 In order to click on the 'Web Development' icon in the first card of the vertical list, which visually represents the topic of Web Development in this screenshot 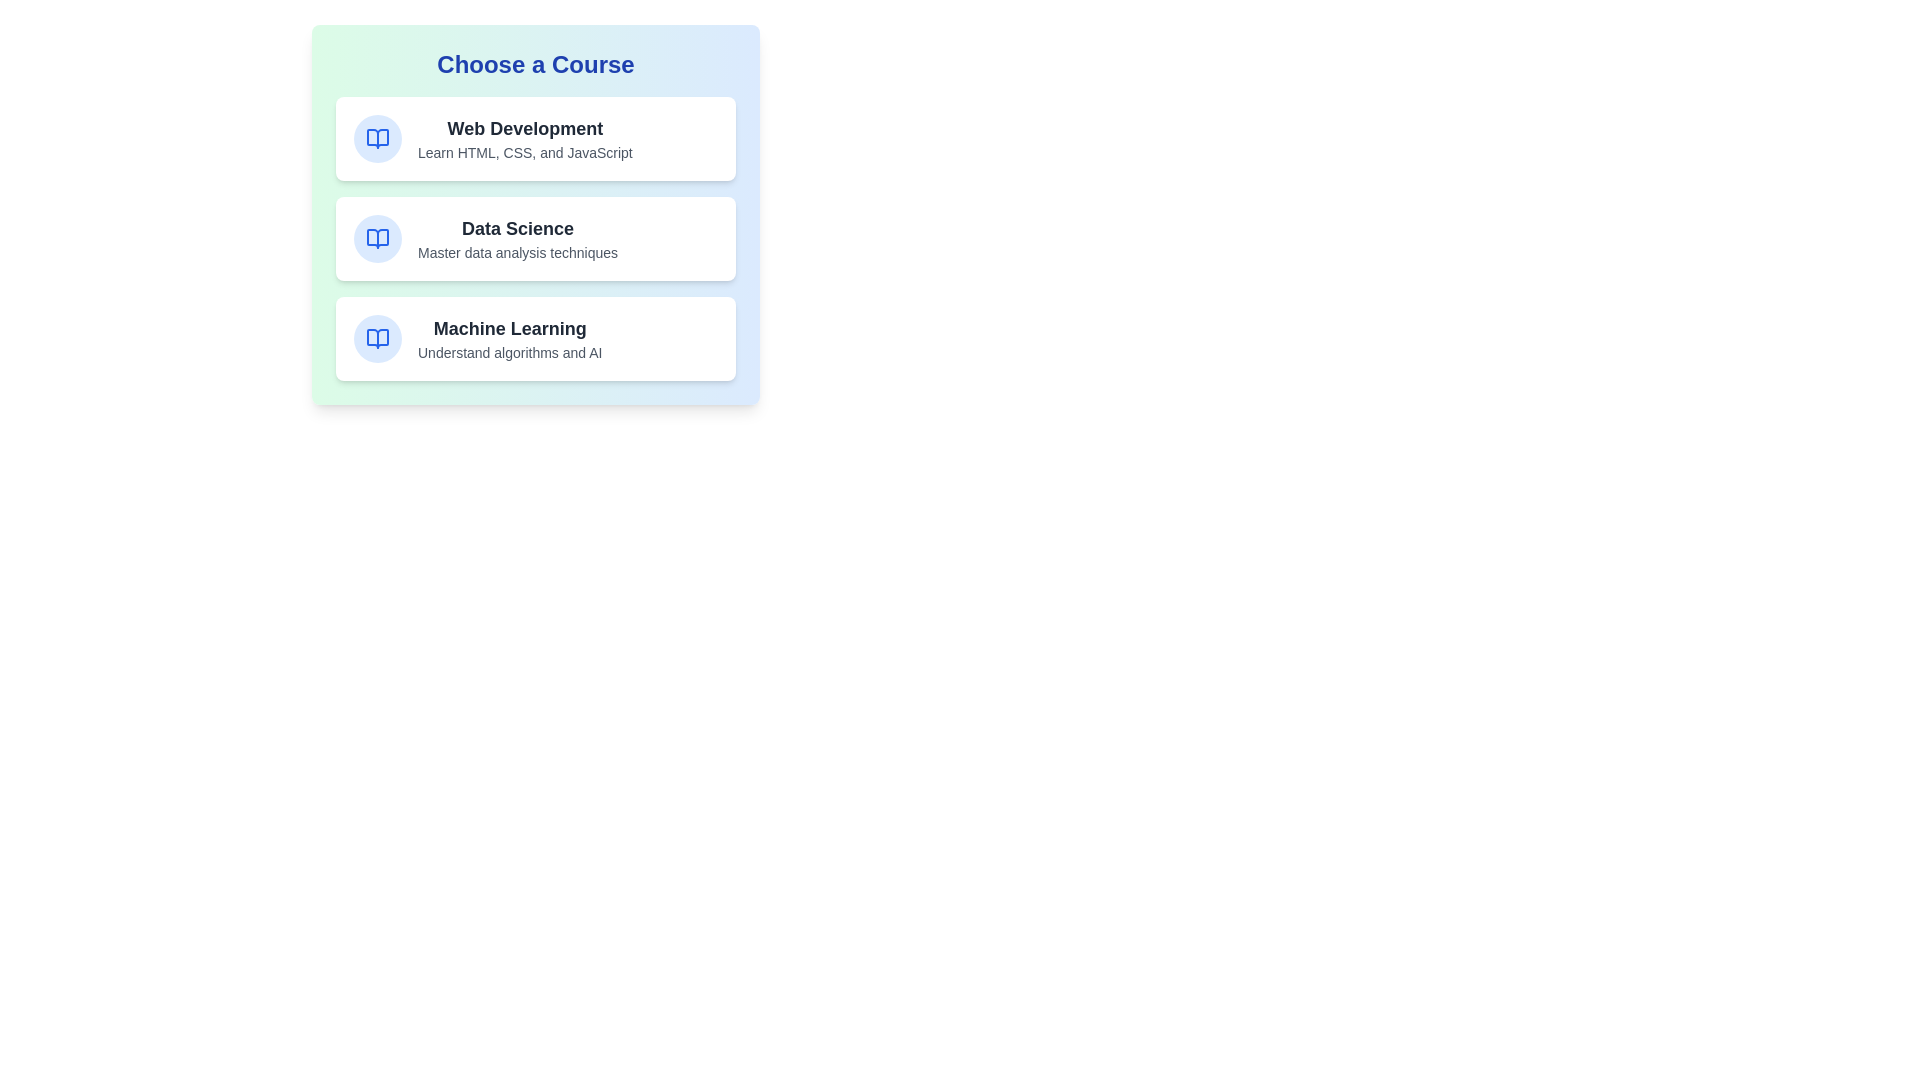, I will do `click(378, 137)`.